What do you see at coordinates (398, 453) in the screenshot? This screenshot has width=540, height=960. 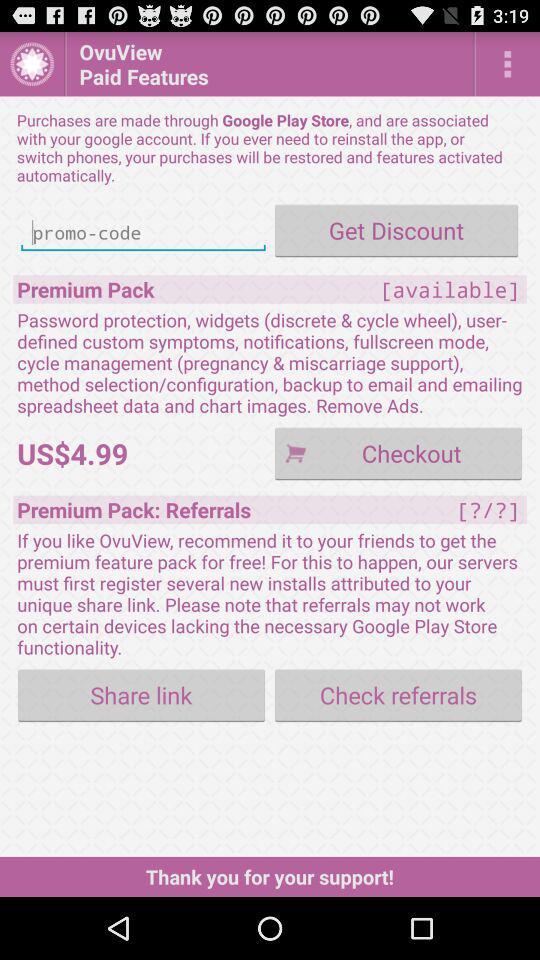 I see `checkout` at bounding box center [398, 453].